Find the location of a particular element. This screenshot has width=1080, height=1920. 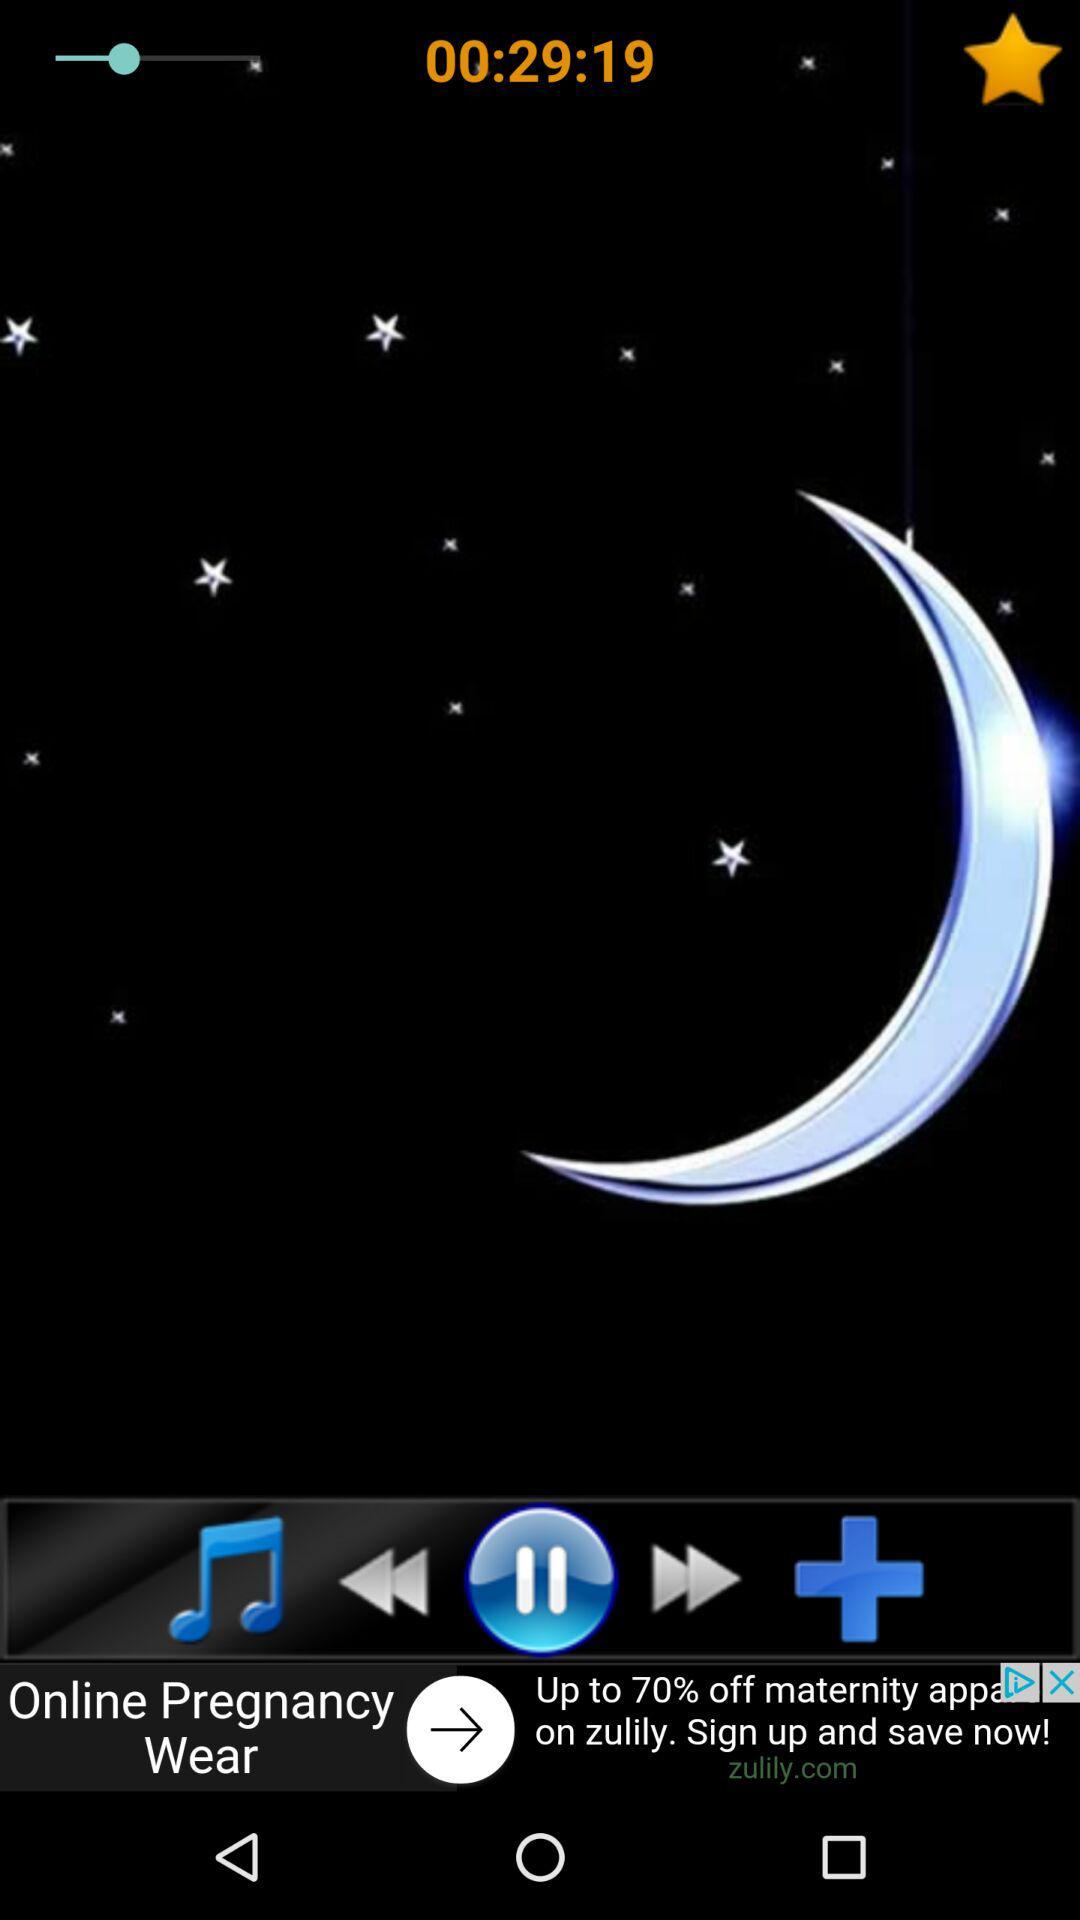

to goto previous song or music in the list is located at coordinates (371, 1577).